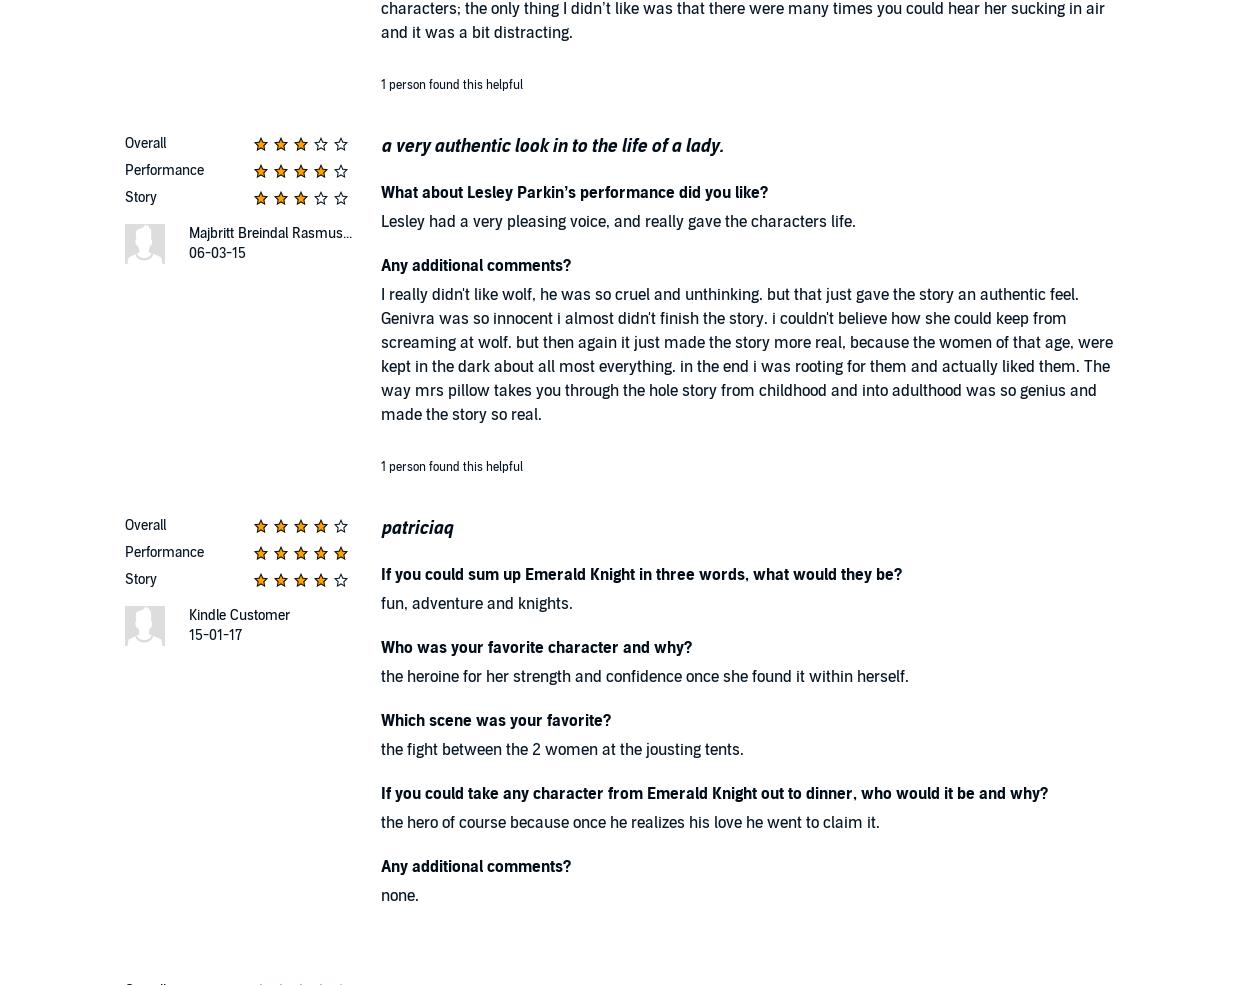 This screenshot has height=985, width=1250. Describe the element at coordinates (238, 614) in the screenshot. I see `'Kindle Customer'` at that location.